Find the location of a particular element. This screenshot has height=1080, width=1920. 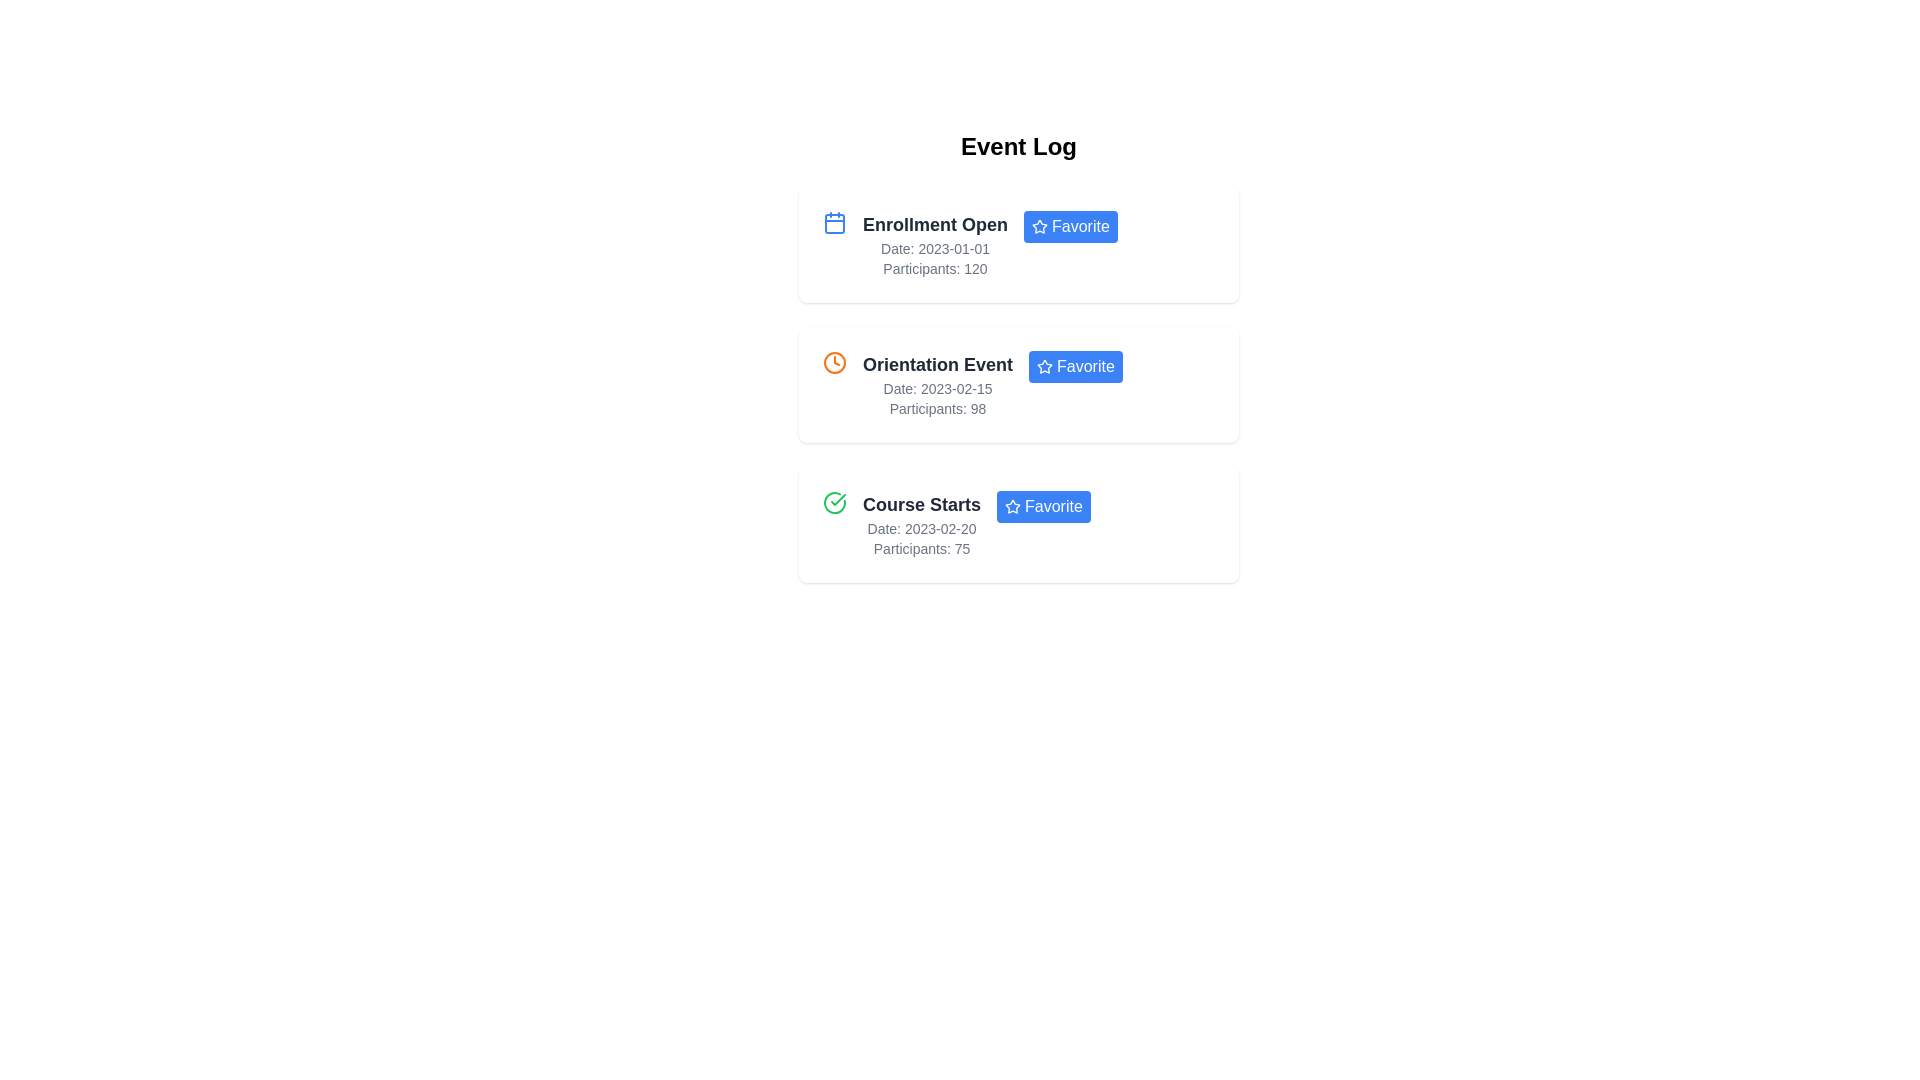

the text label displaying 'Participants: 98', styled in a small, gray font, located in the bottom-left region of the event's section is located at coordinates (937, 407).